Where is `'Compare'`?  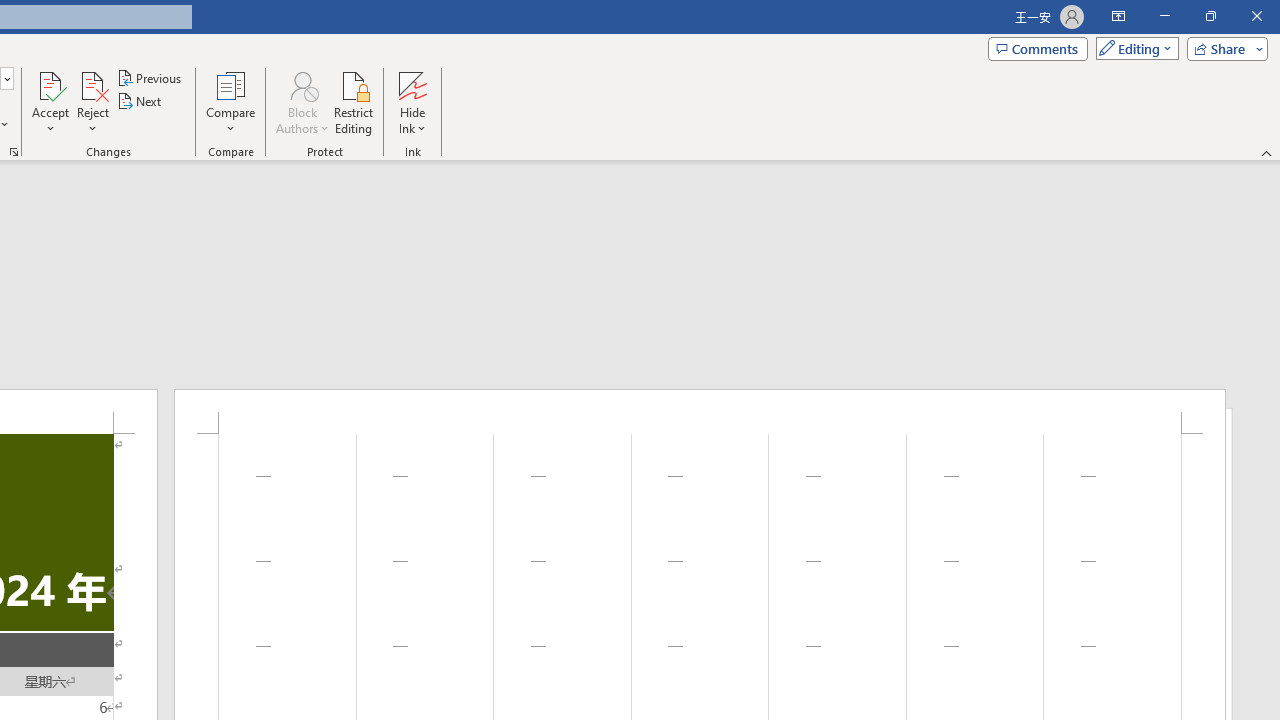
'Compare' is located at coordinates (231, 103).